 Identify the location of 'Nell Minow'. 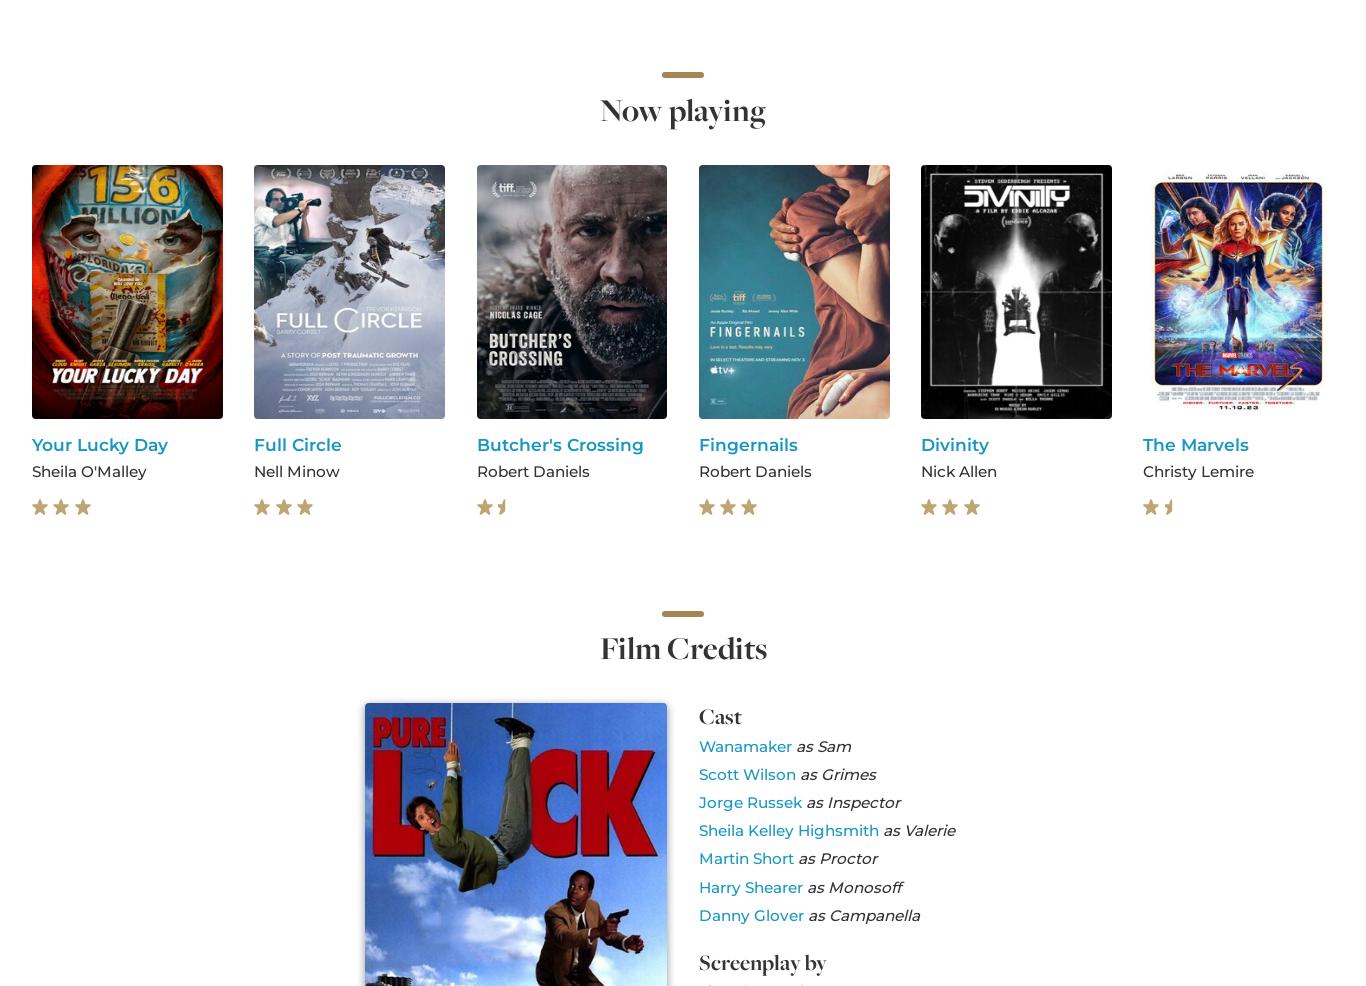
(296, 470).